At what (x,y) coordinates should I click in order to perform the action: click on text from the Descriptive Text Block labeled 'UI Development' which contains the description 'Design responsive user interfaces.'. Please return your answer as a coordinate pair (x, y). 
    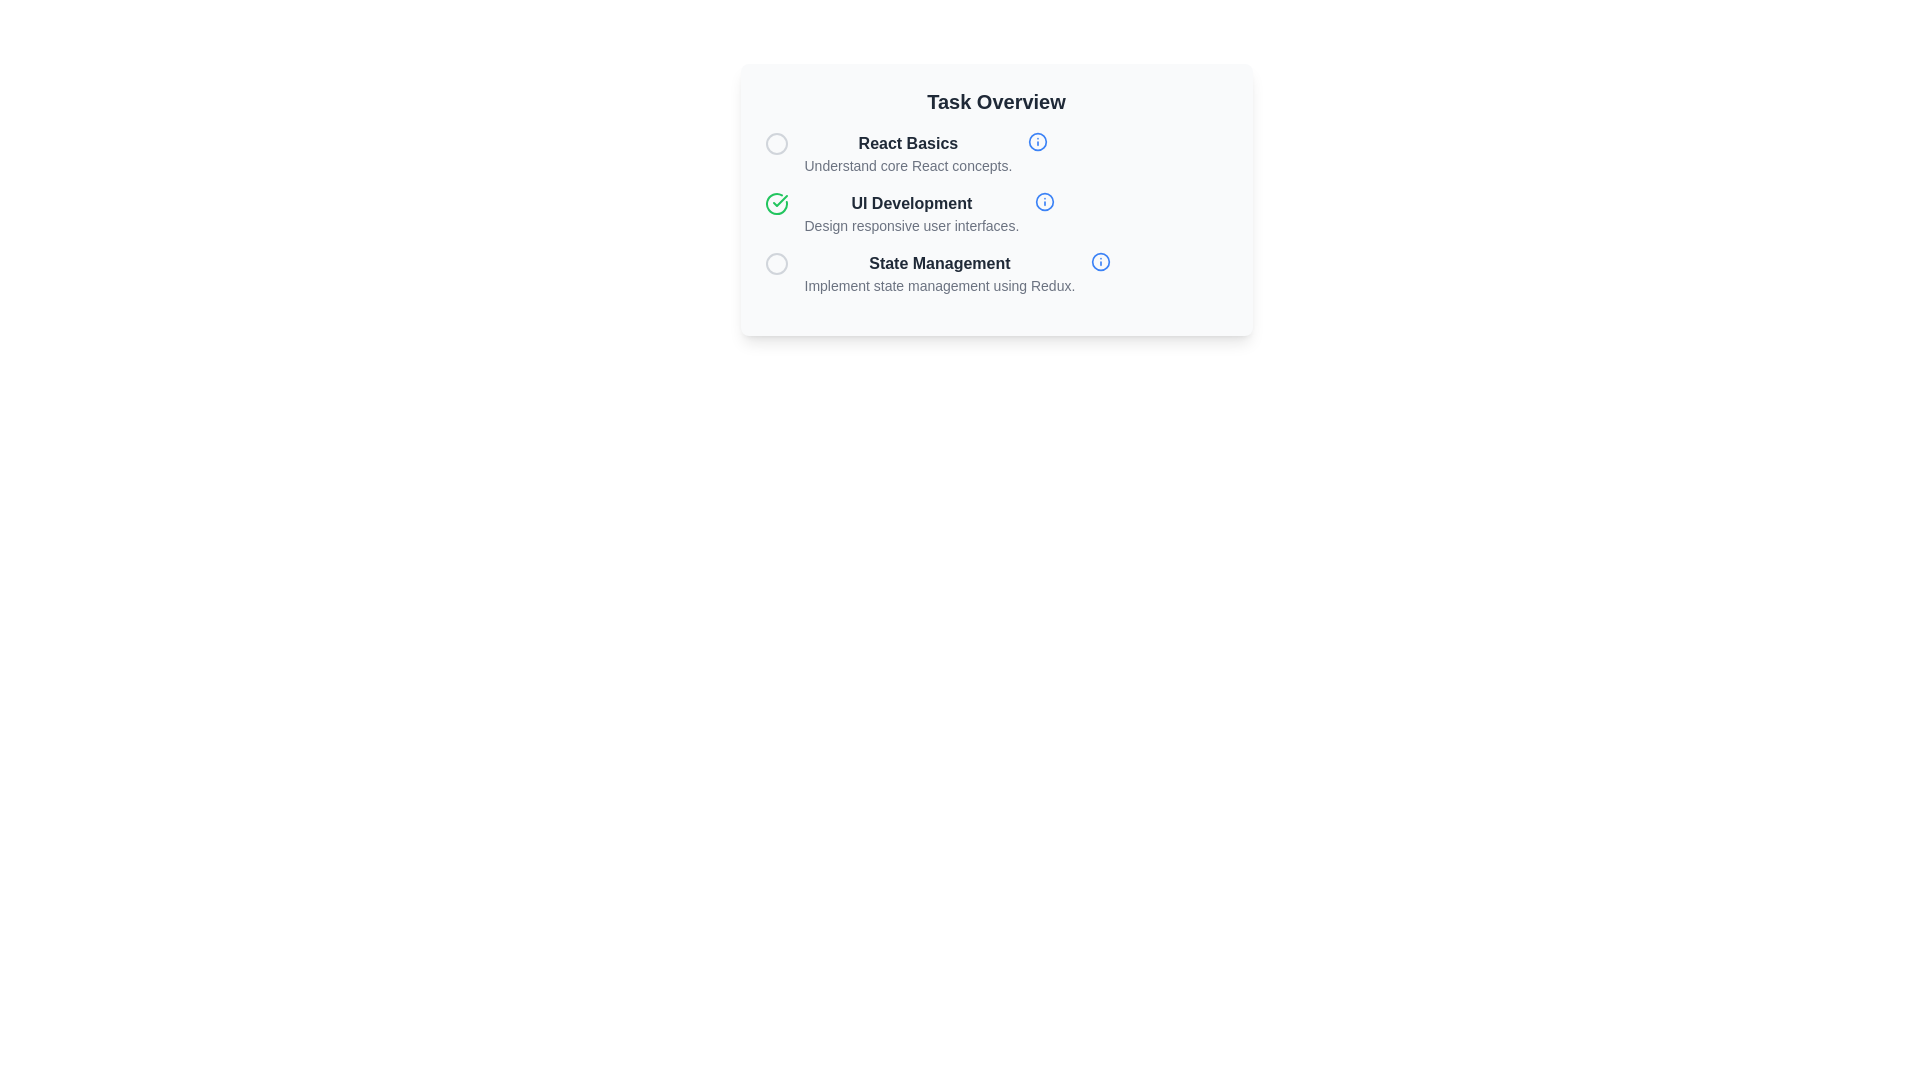
    Looking at the image, I should click on (996, 213).